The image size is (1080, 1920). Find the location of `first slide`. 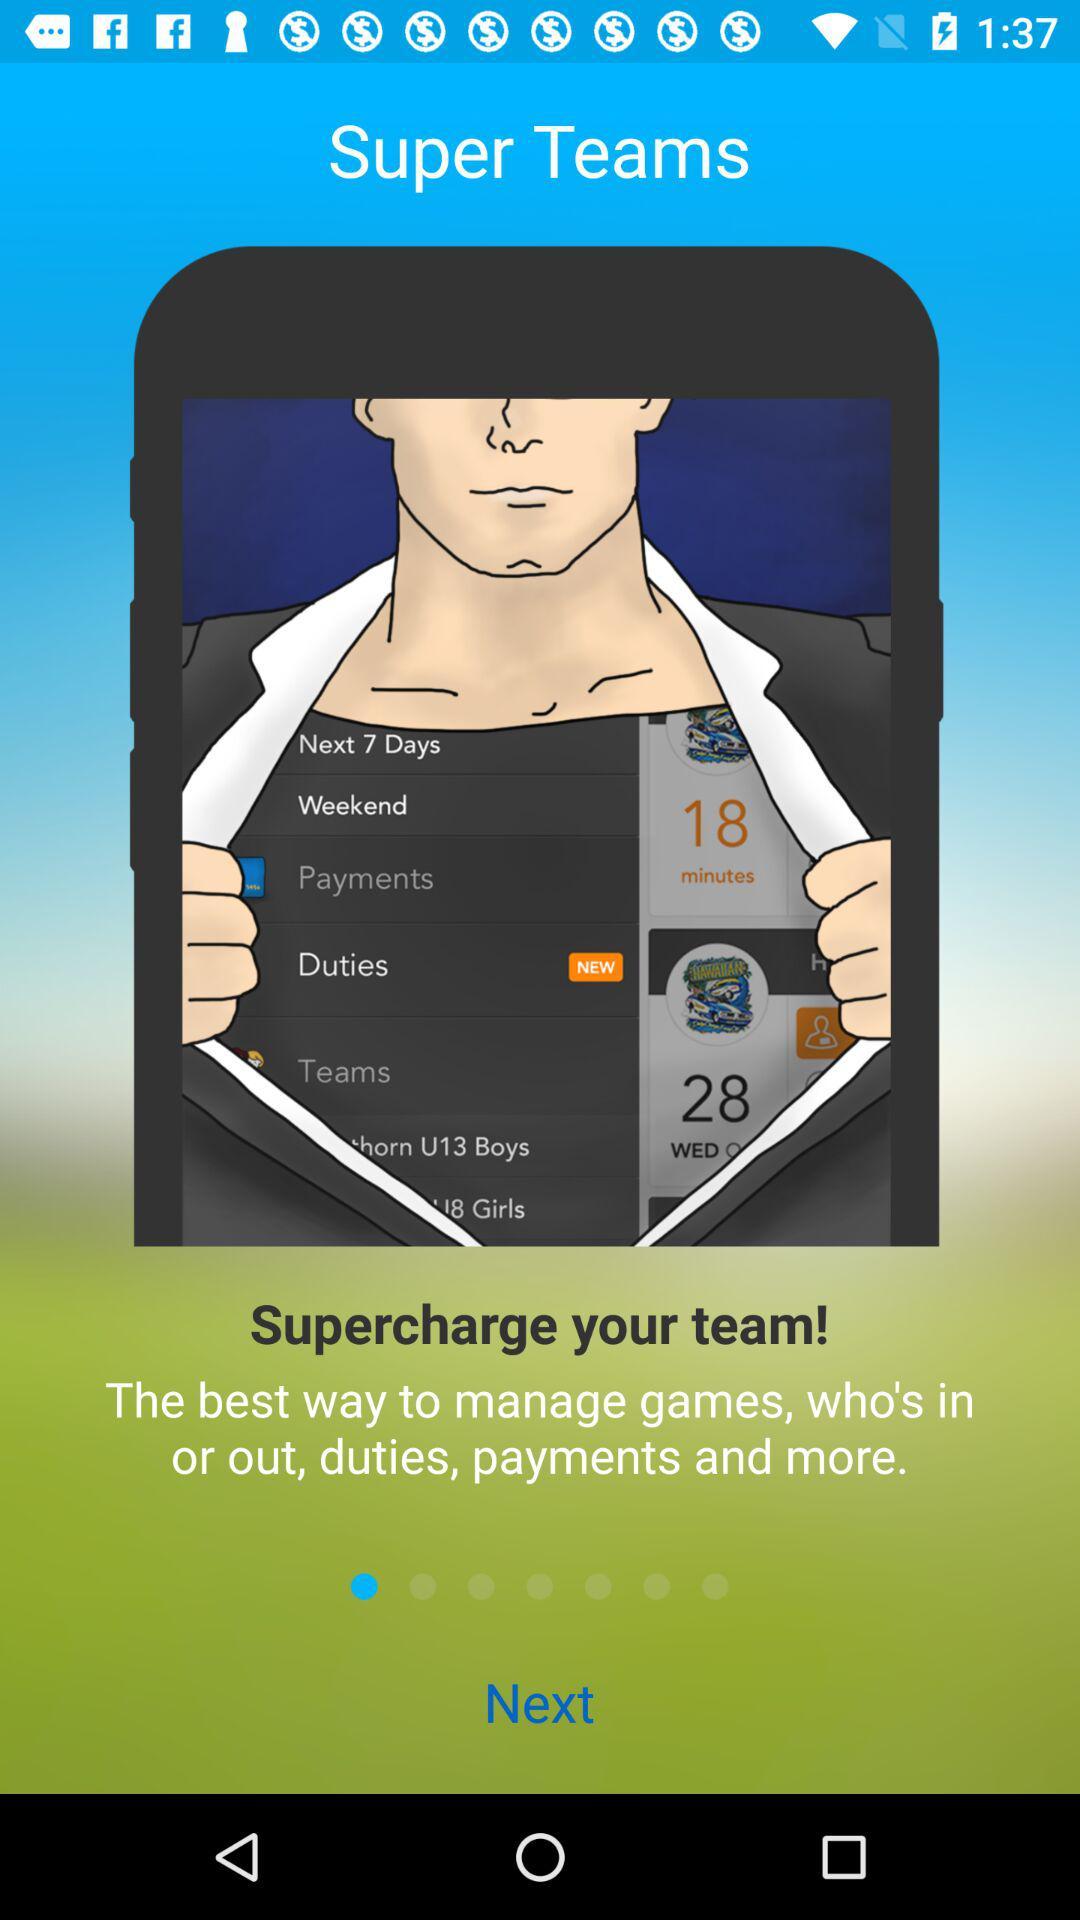

first slide is located at coordinates (364, 1585).